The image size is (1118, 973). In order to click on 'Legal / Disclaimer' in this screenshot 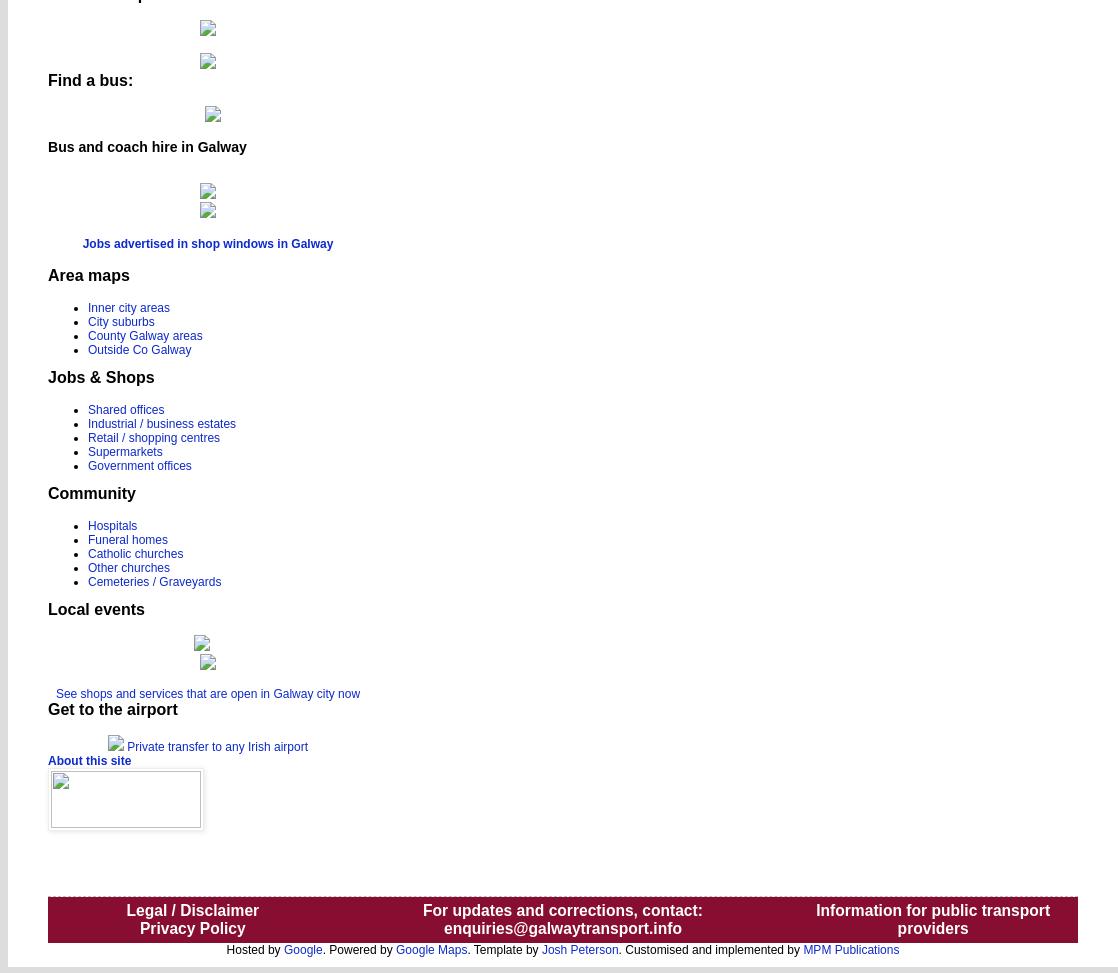, I will do `click(192, 908)`.